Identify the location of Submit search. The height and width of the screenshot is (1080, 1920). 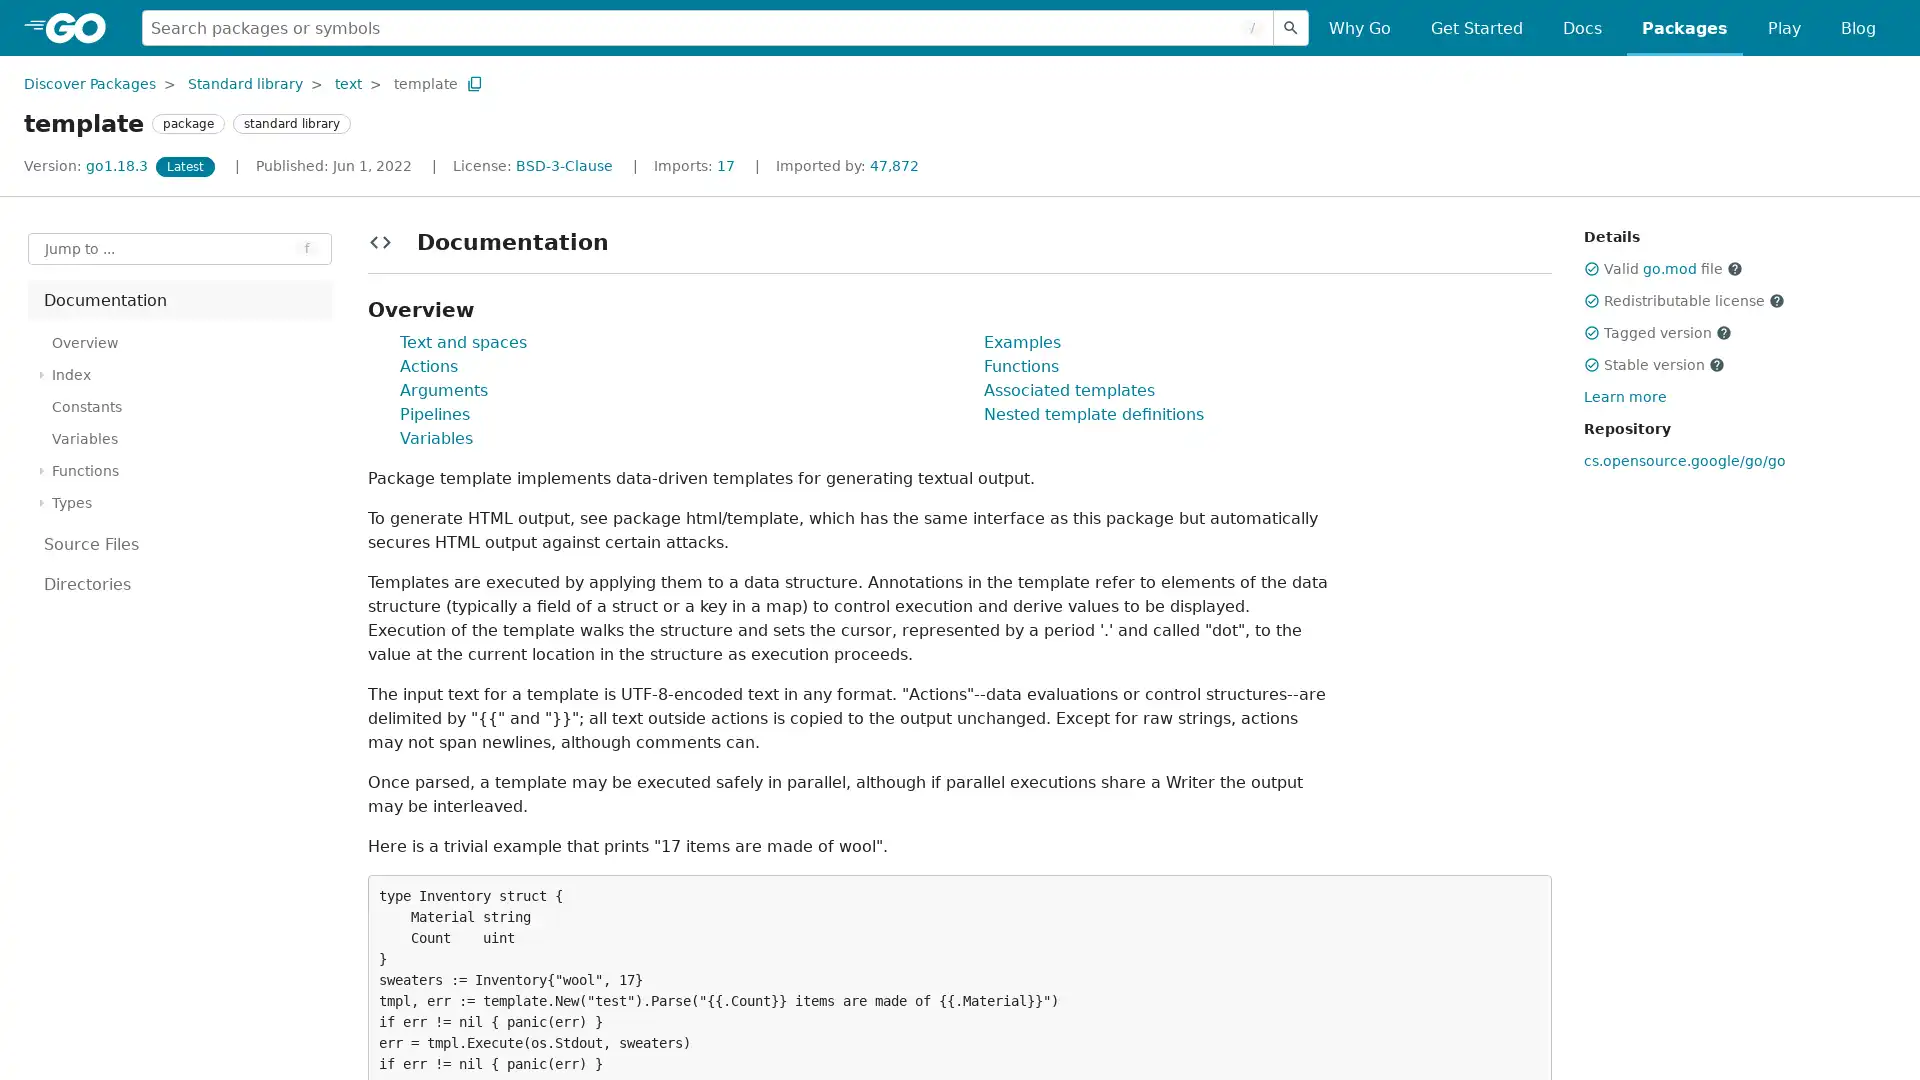
(1291, 27).